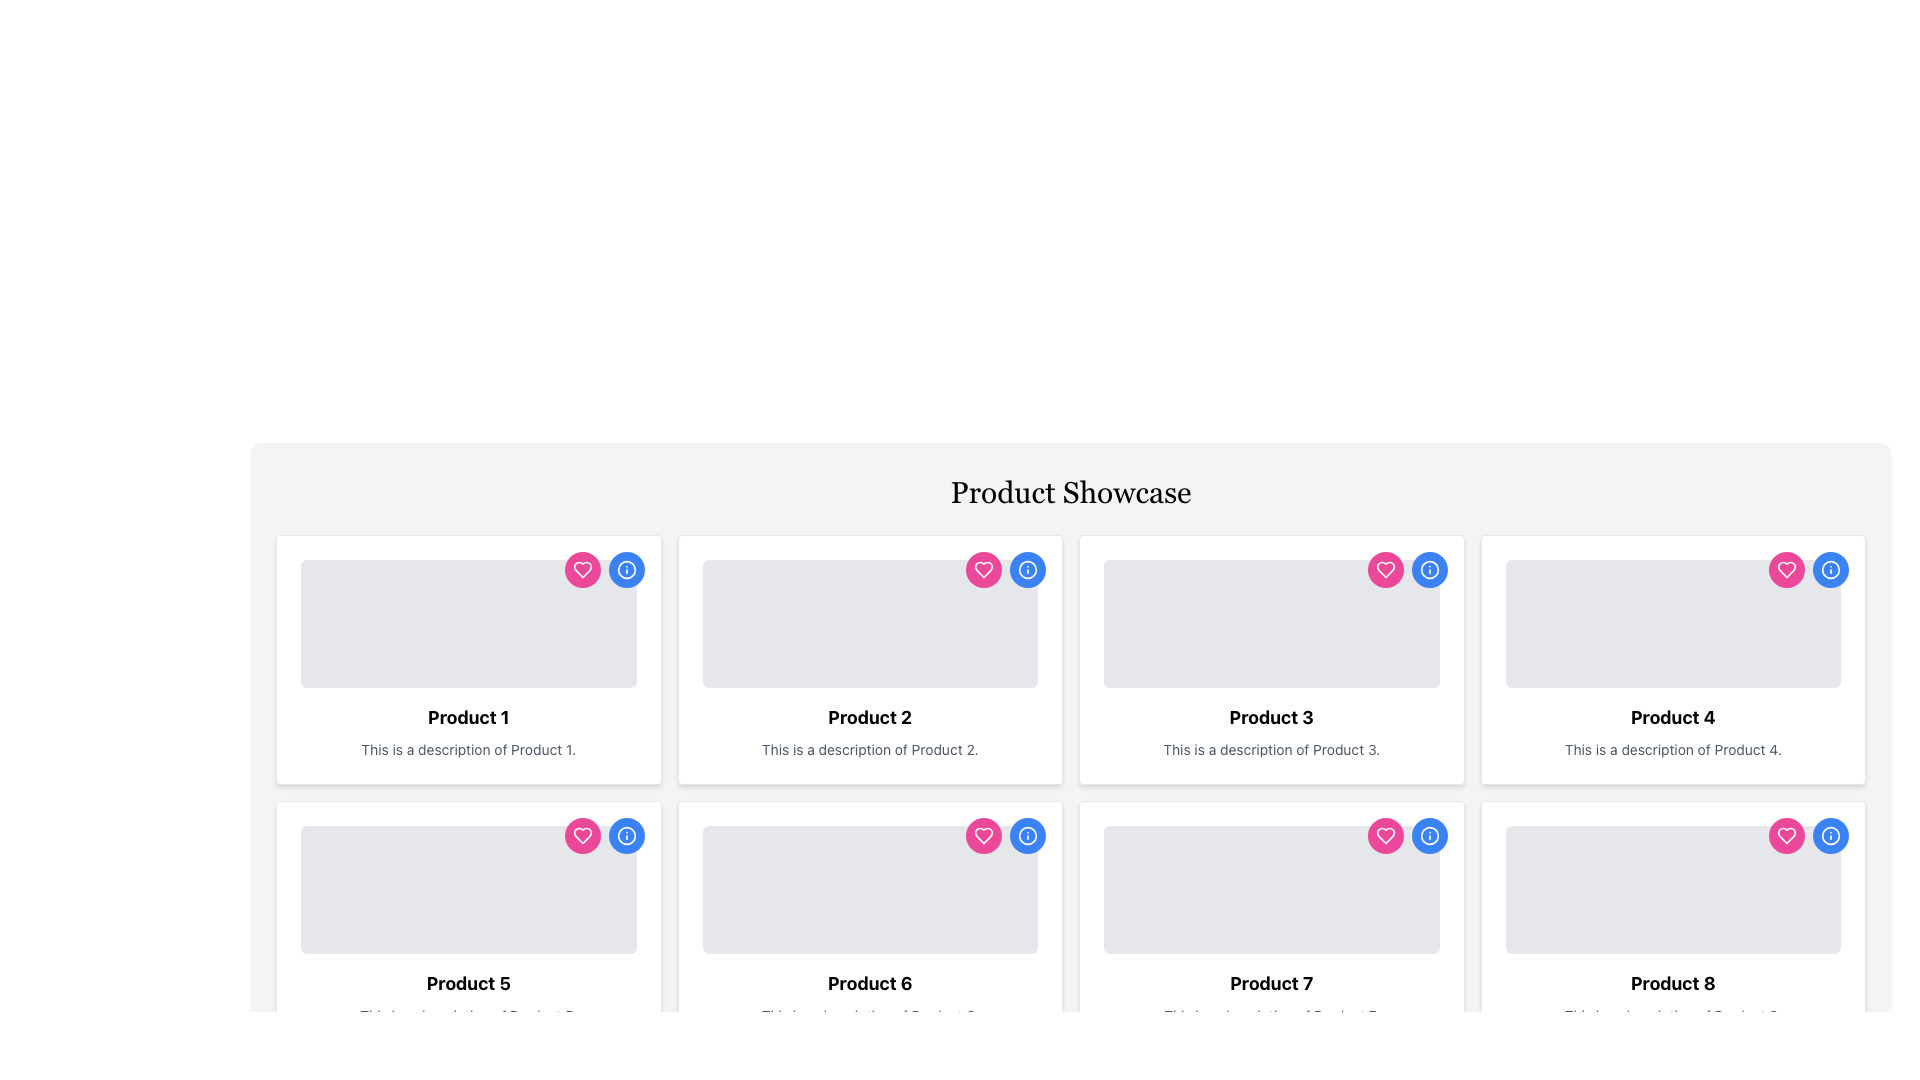 Image resolution: width=1920 pixels, height=1080 pixels. Describe the element at coordinates (1270, 623) in the screenshot. I see `the Image placeholder with a gray background and rounded corners located at the upper center of the 'Product 3' card` at that location.